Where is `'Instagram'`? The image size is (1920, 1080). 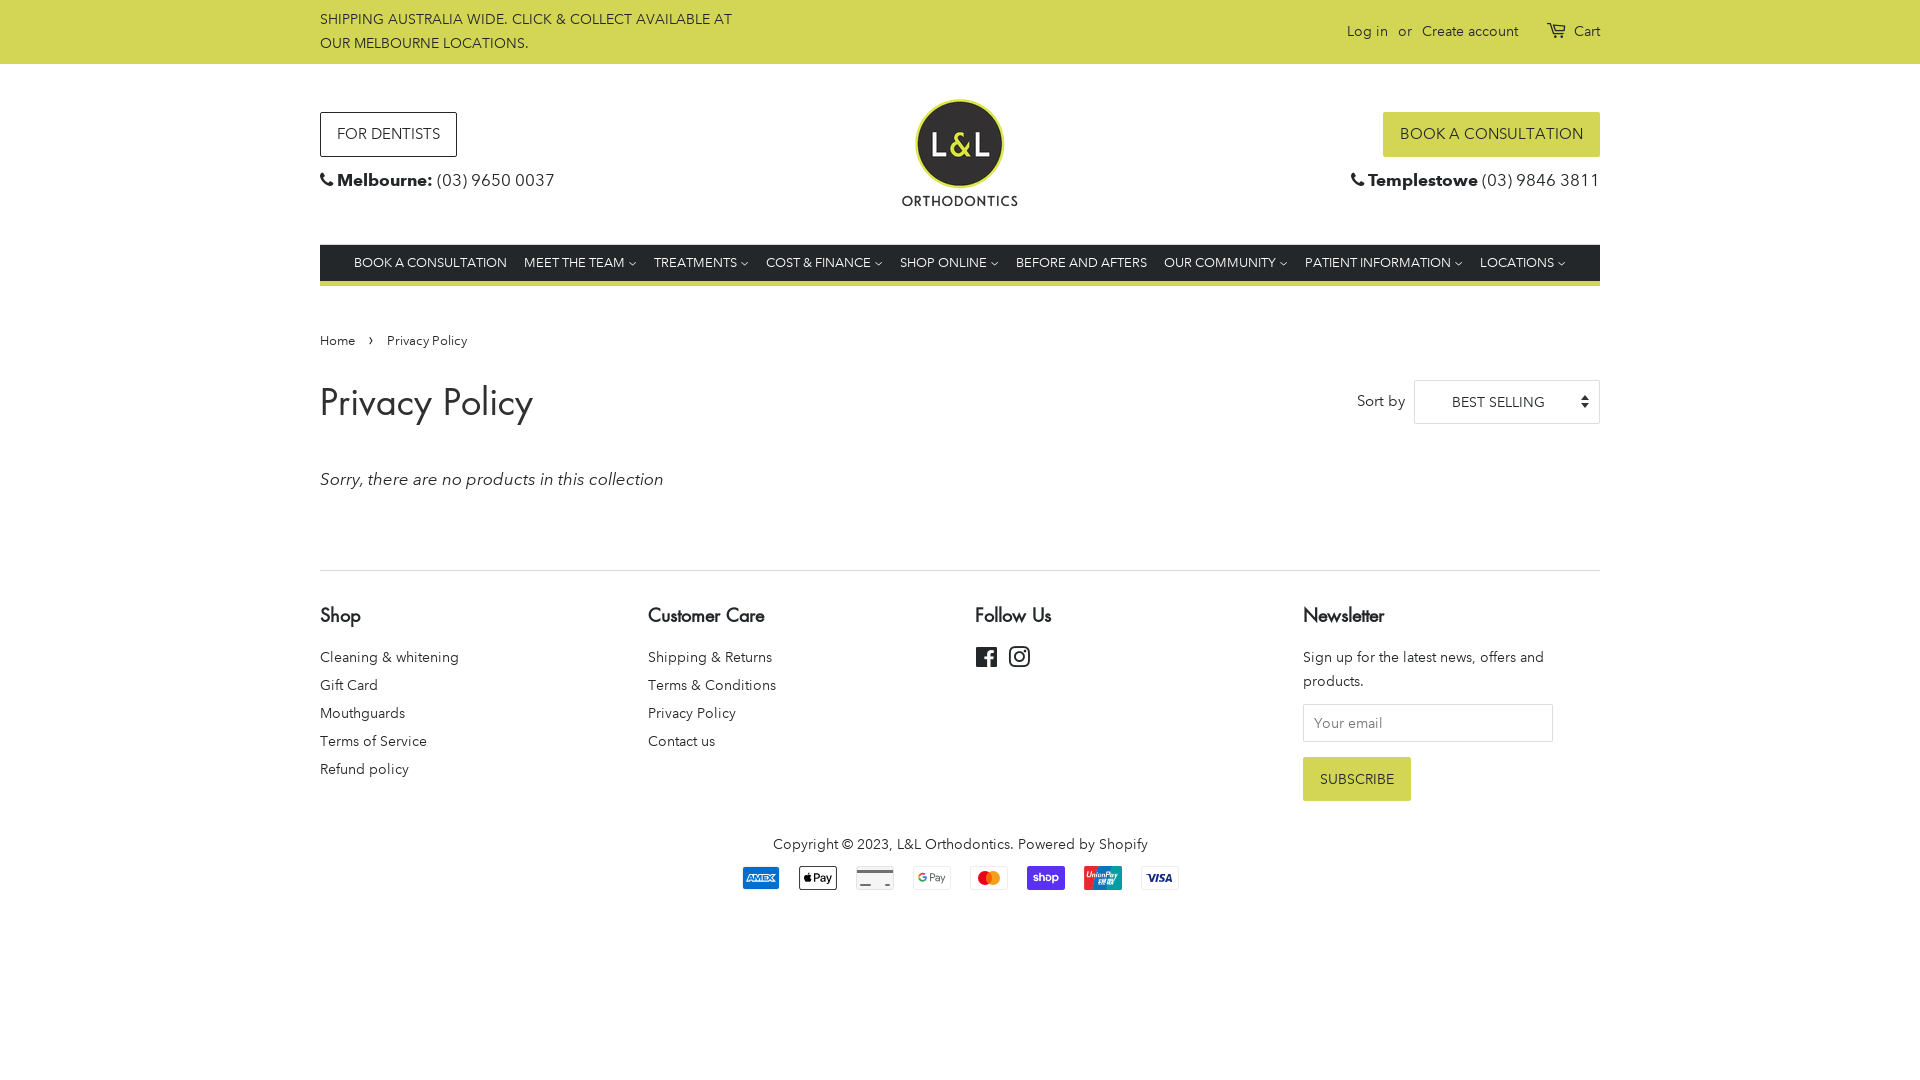
'Instagram' is located at coordinates (1018, 660).